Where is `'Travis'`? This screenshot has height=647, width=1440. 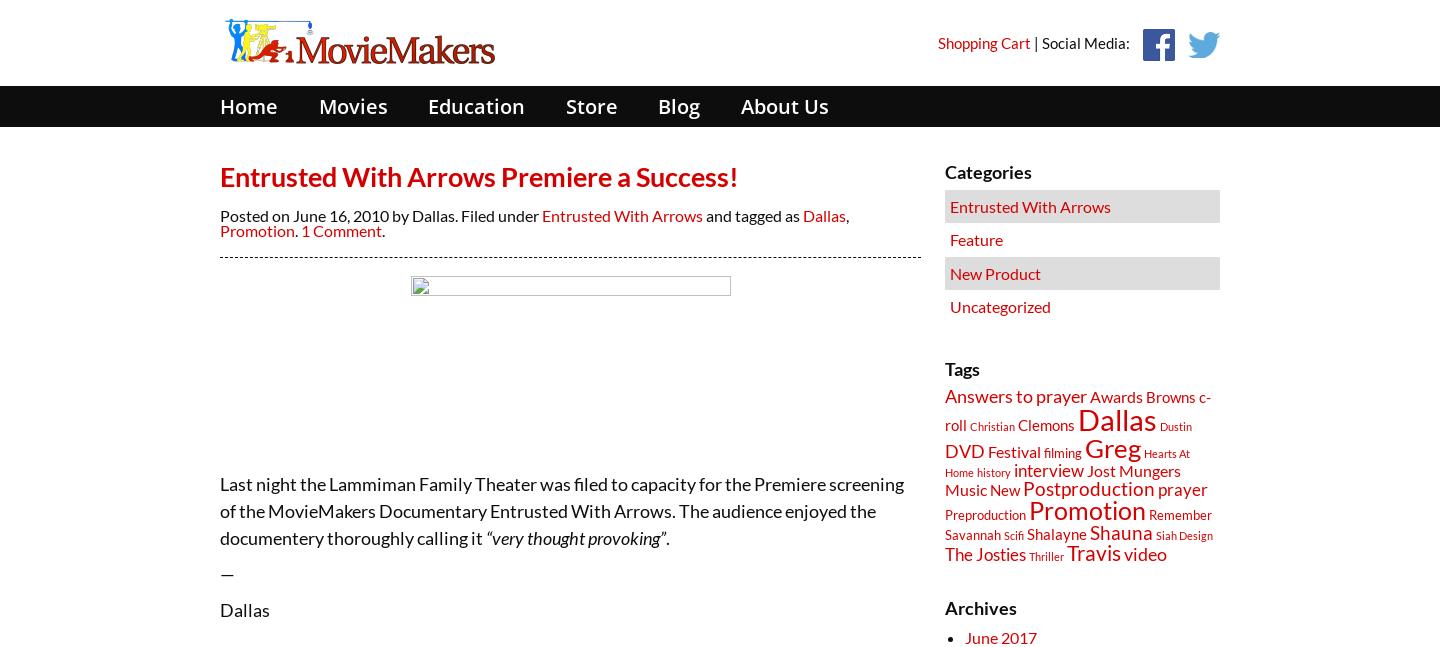 'Travis' is located at coordinates (1092, 551).